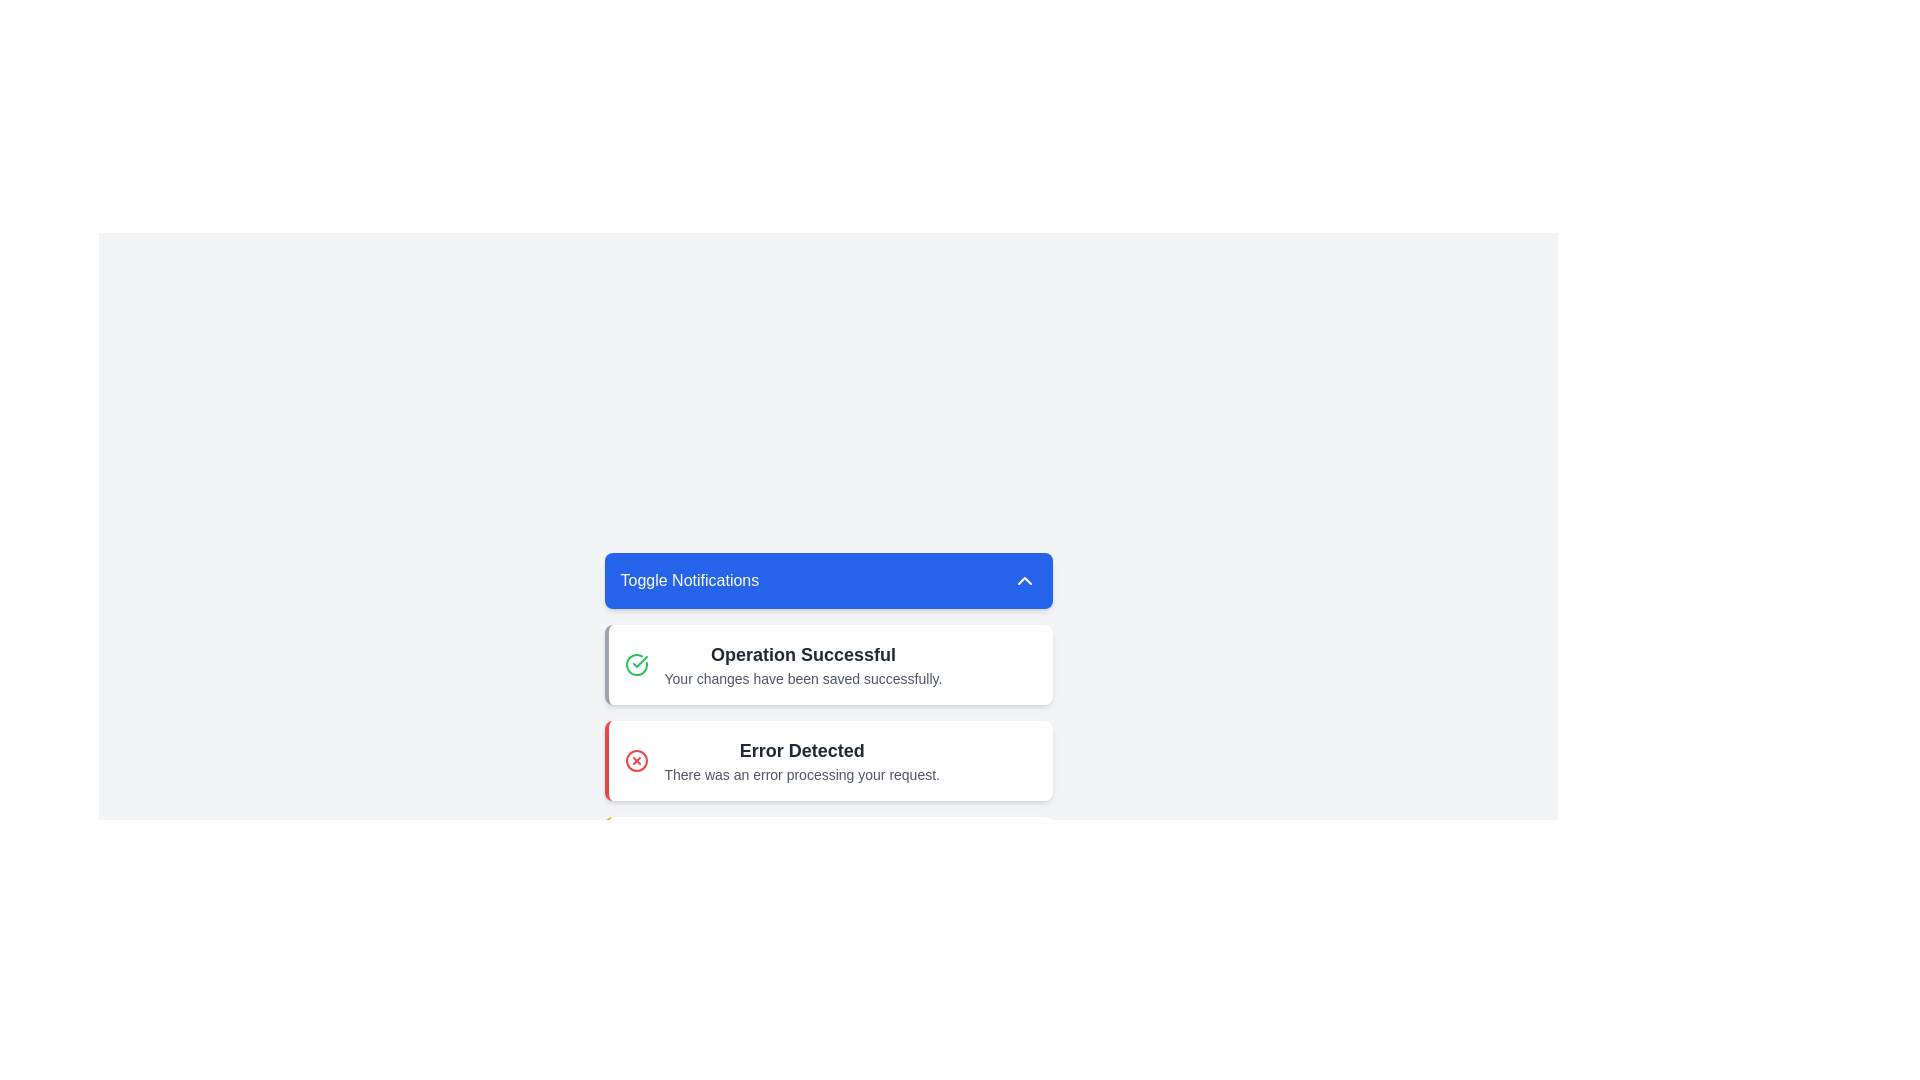  Describe the element at coordinates (803, 655) in the screenshot. I see `the Text label that serves as the title or heading for the notification message, positioned below a blue header labeled 'Toggle Notifications.'` at that location.